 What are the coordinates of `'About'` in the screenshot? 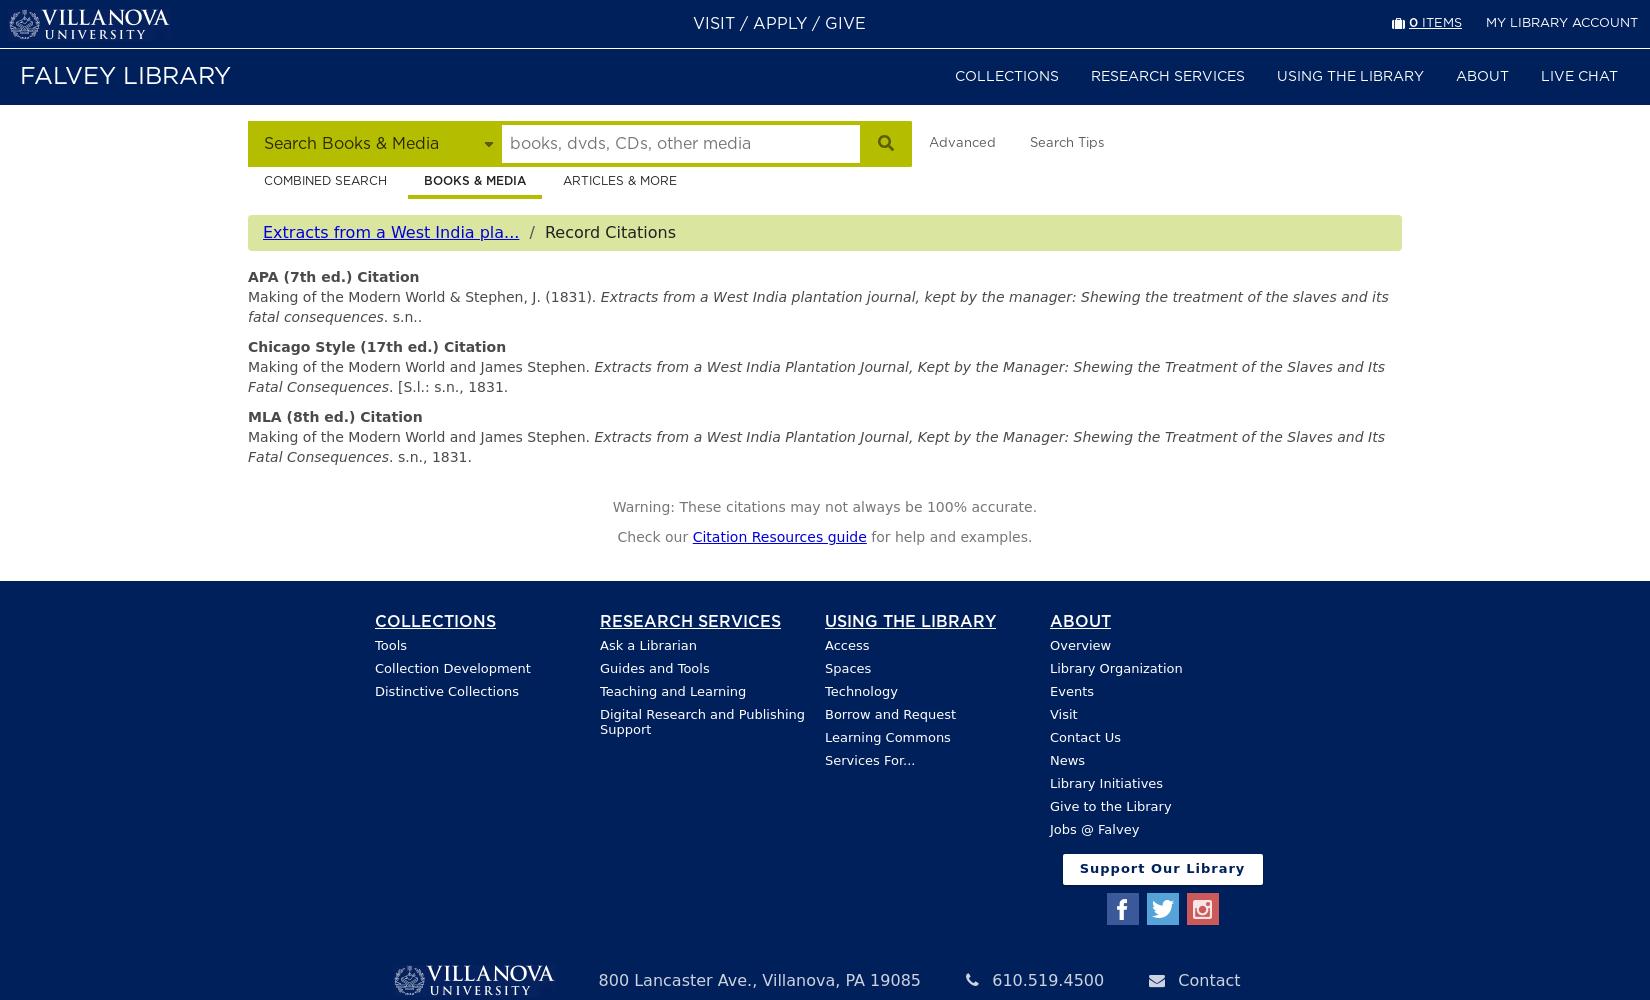 It's located at (1080, 620).